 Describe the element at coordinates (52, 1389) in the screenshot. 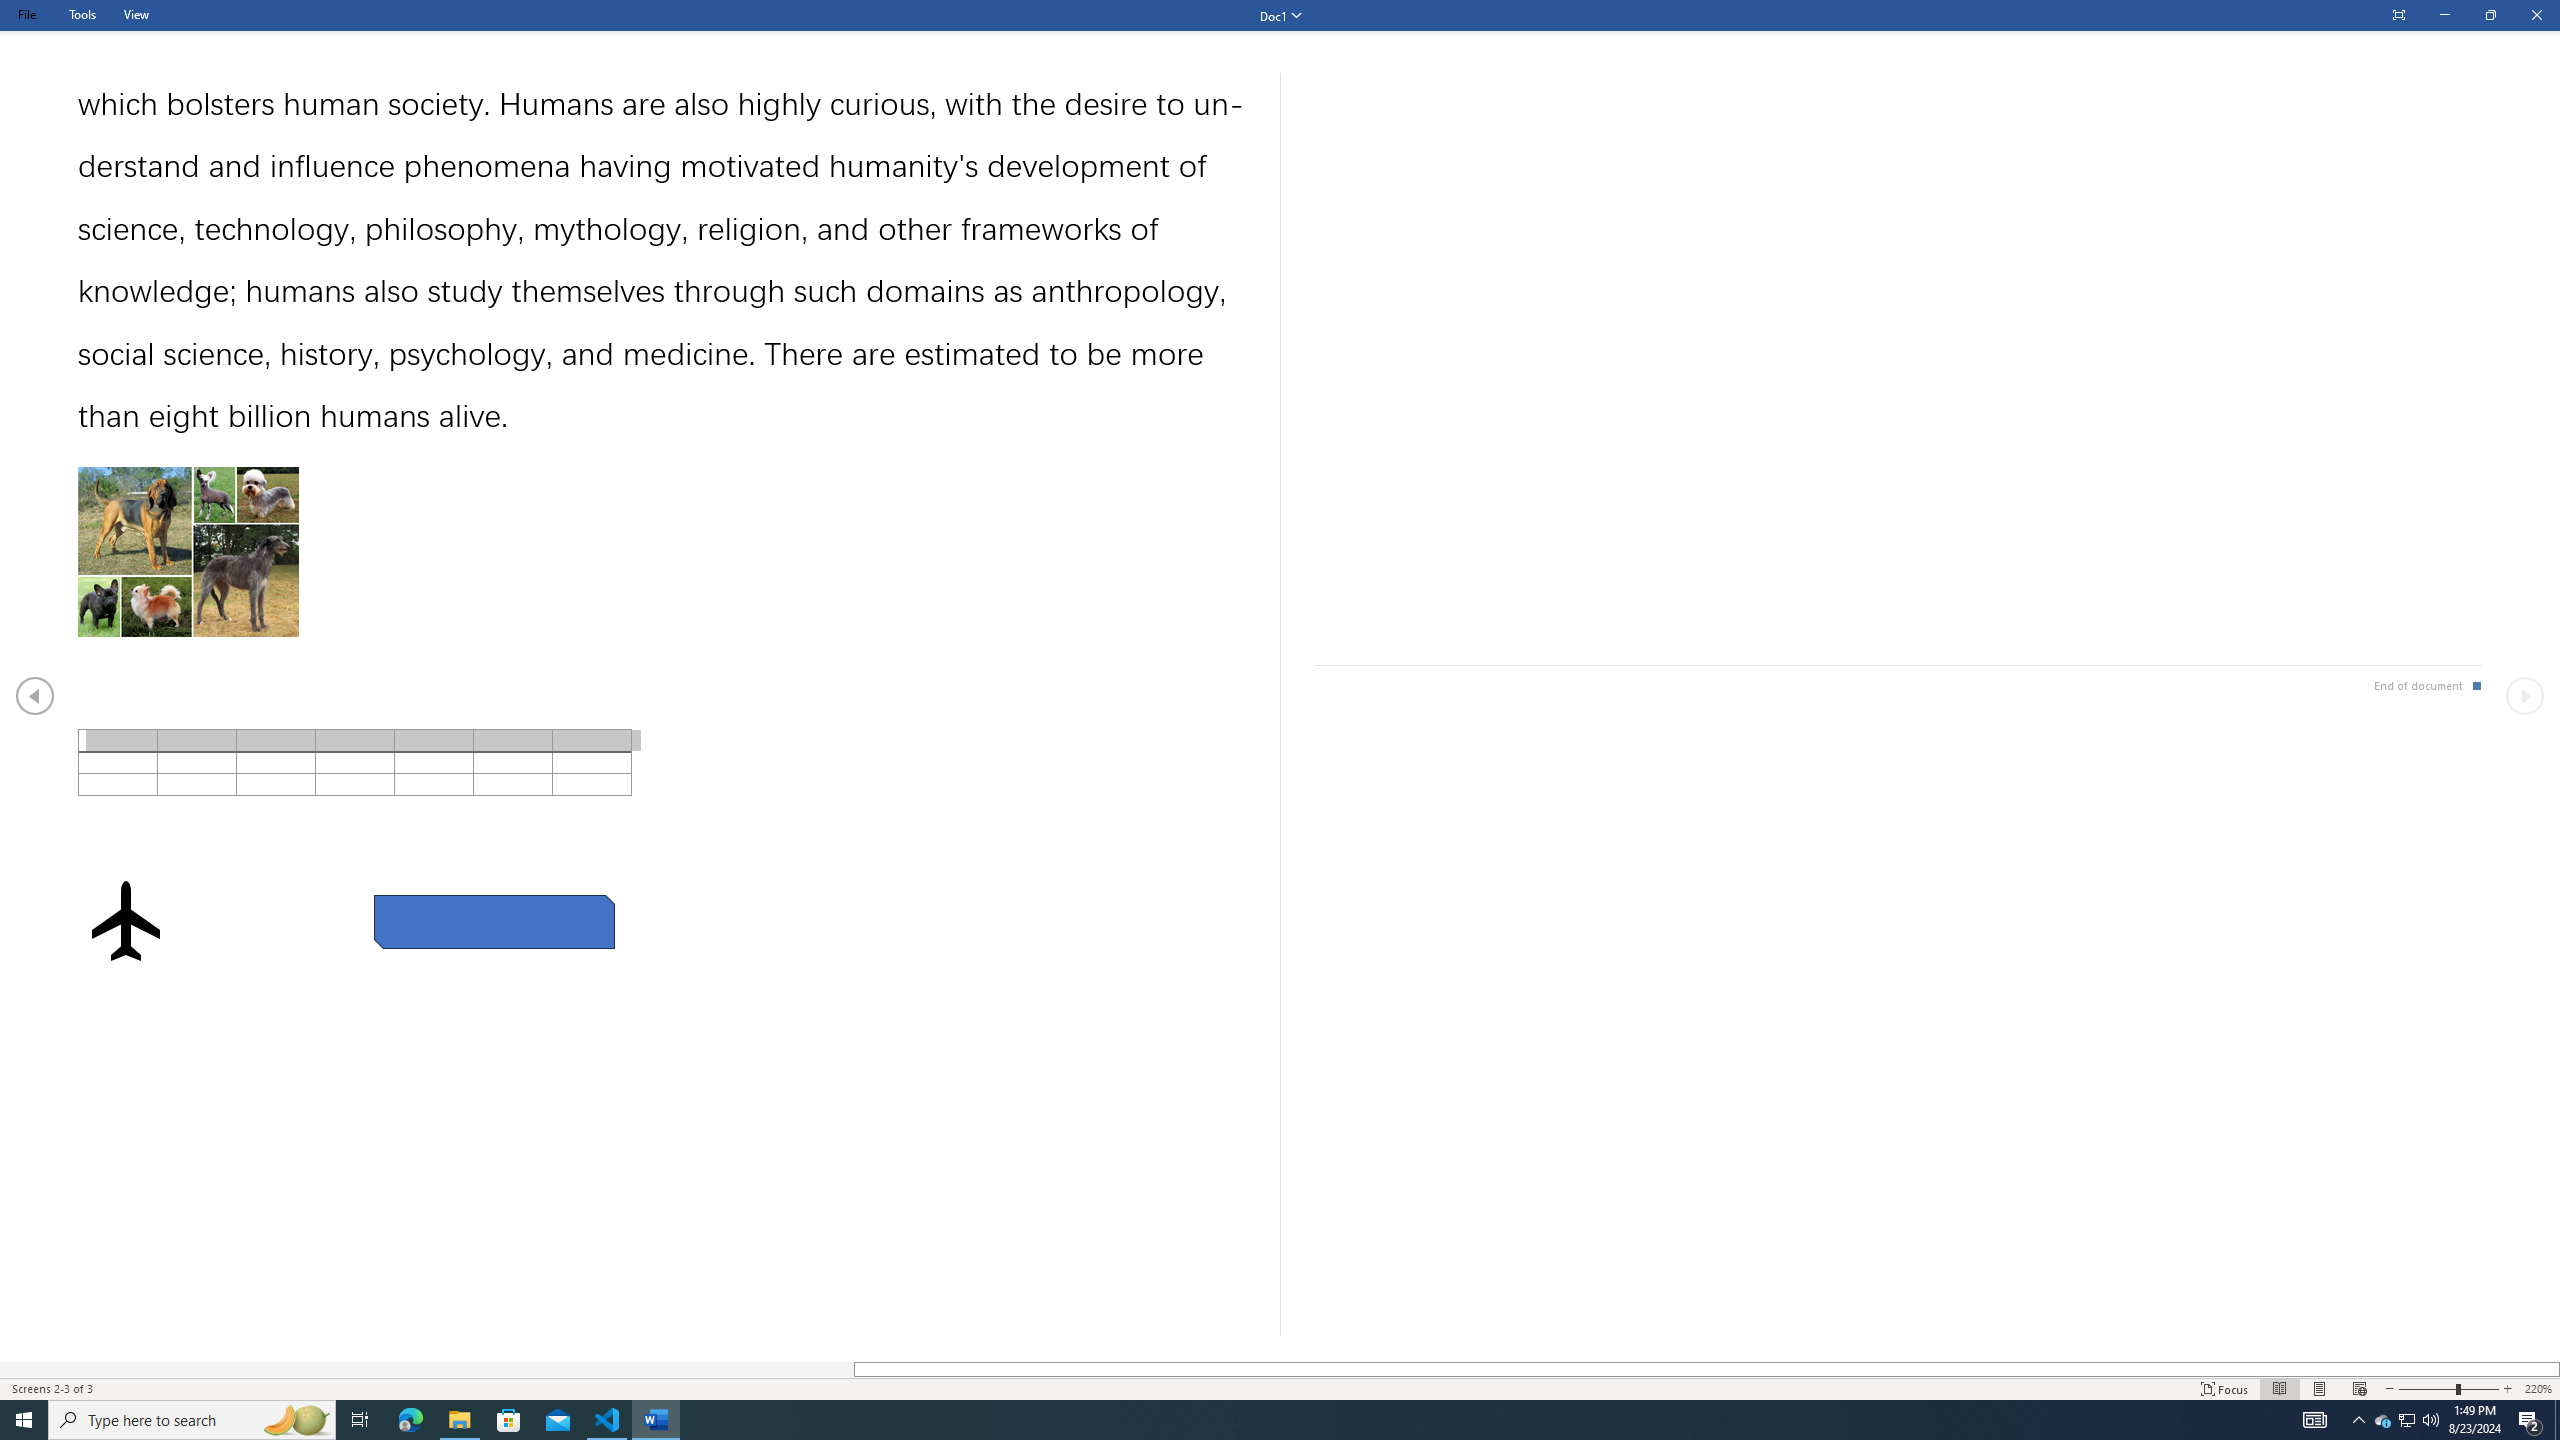

I see `'Page Number Screens 2-3 of 3 '` at that location.